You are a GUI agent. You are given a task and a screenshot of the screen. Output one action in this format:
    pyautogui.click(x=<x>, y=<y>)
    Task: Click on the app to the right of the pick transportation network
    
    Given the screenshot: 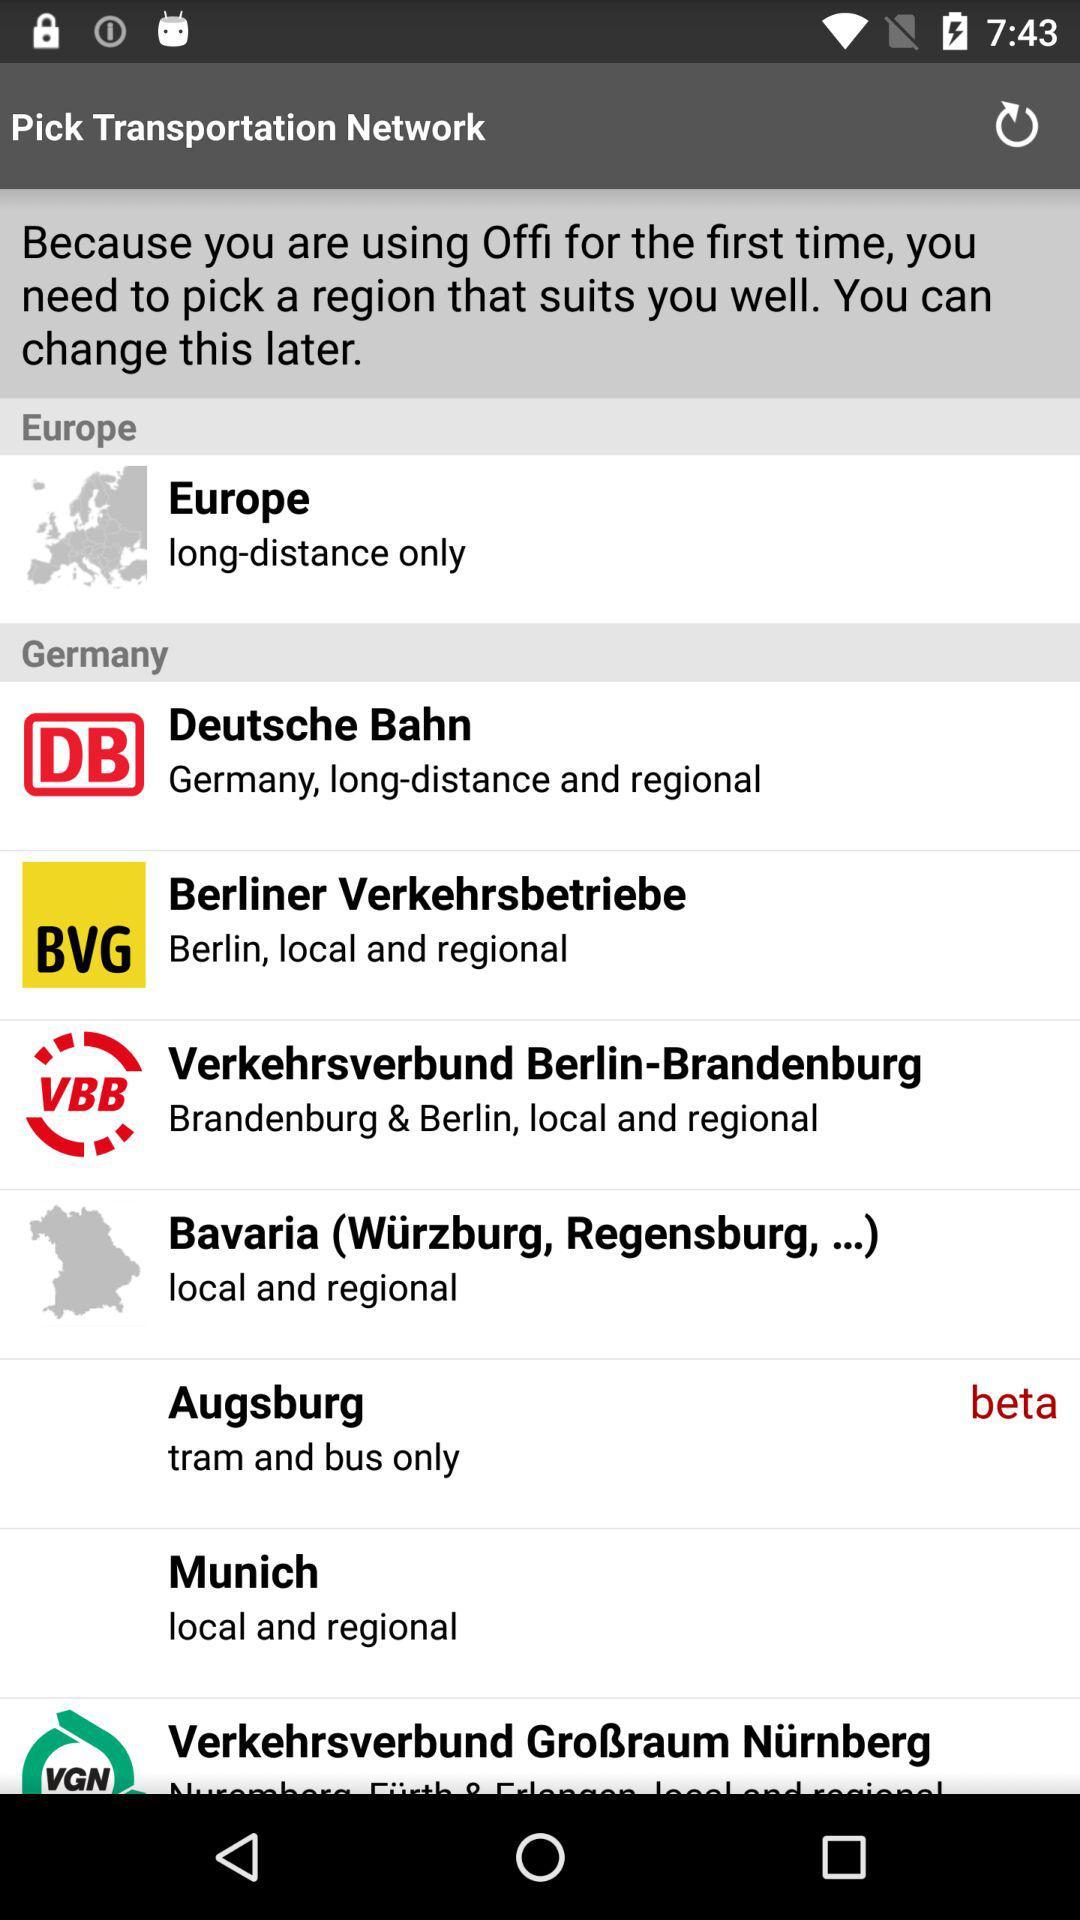 What is the action you would take?
    pyautogui.click(x=1017, y=124)
    